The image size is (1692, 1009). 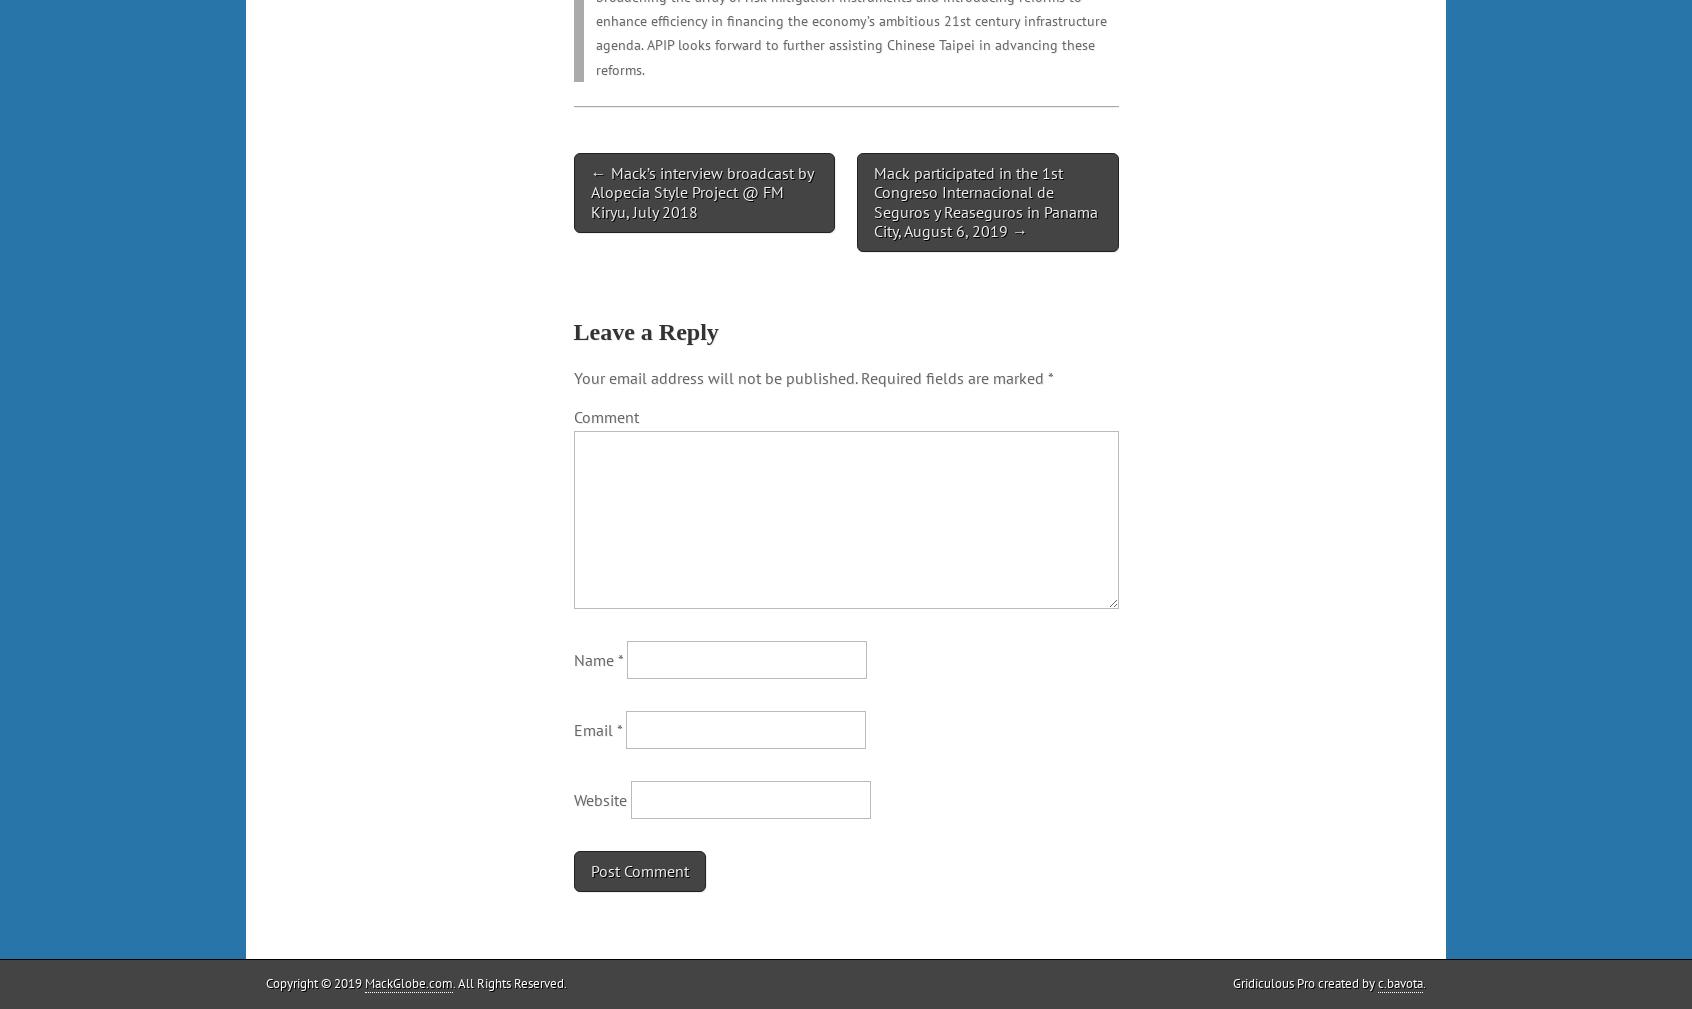 I want to click on '← Mack’s interview broadcast by Alopecia Style Project @ FM Kiryu, July 2018', so click(x=701, y=191).